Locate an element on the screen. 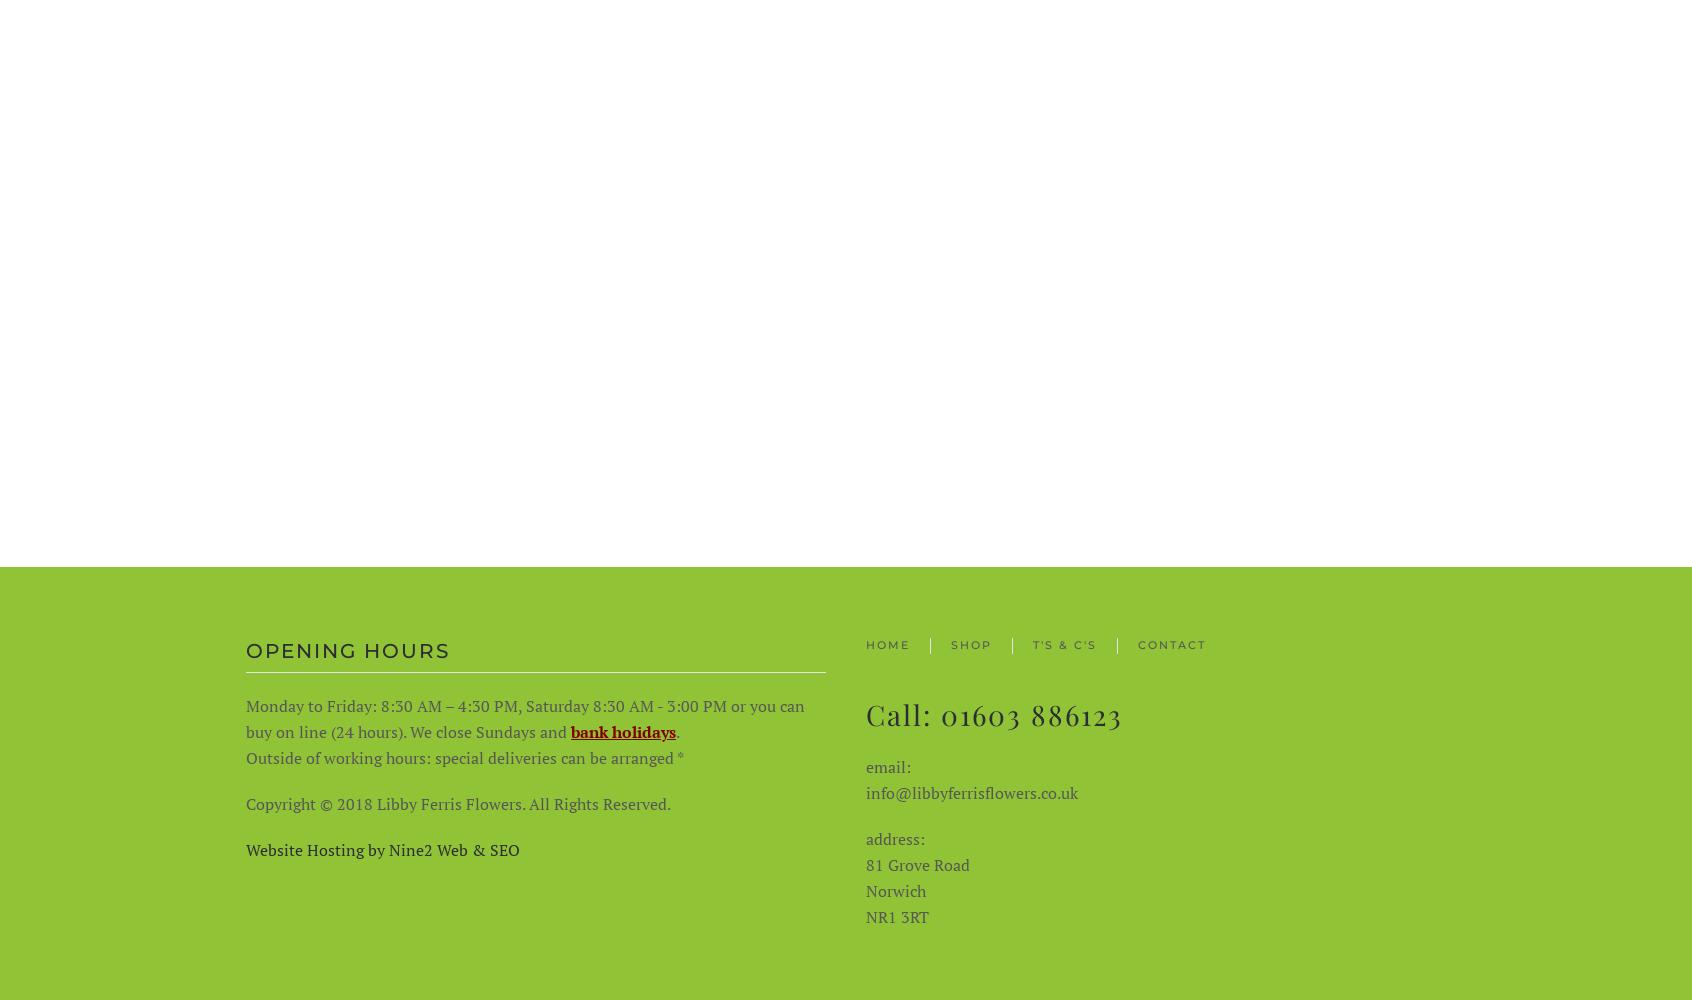  'Shop' is located at coordinates (971, 644).